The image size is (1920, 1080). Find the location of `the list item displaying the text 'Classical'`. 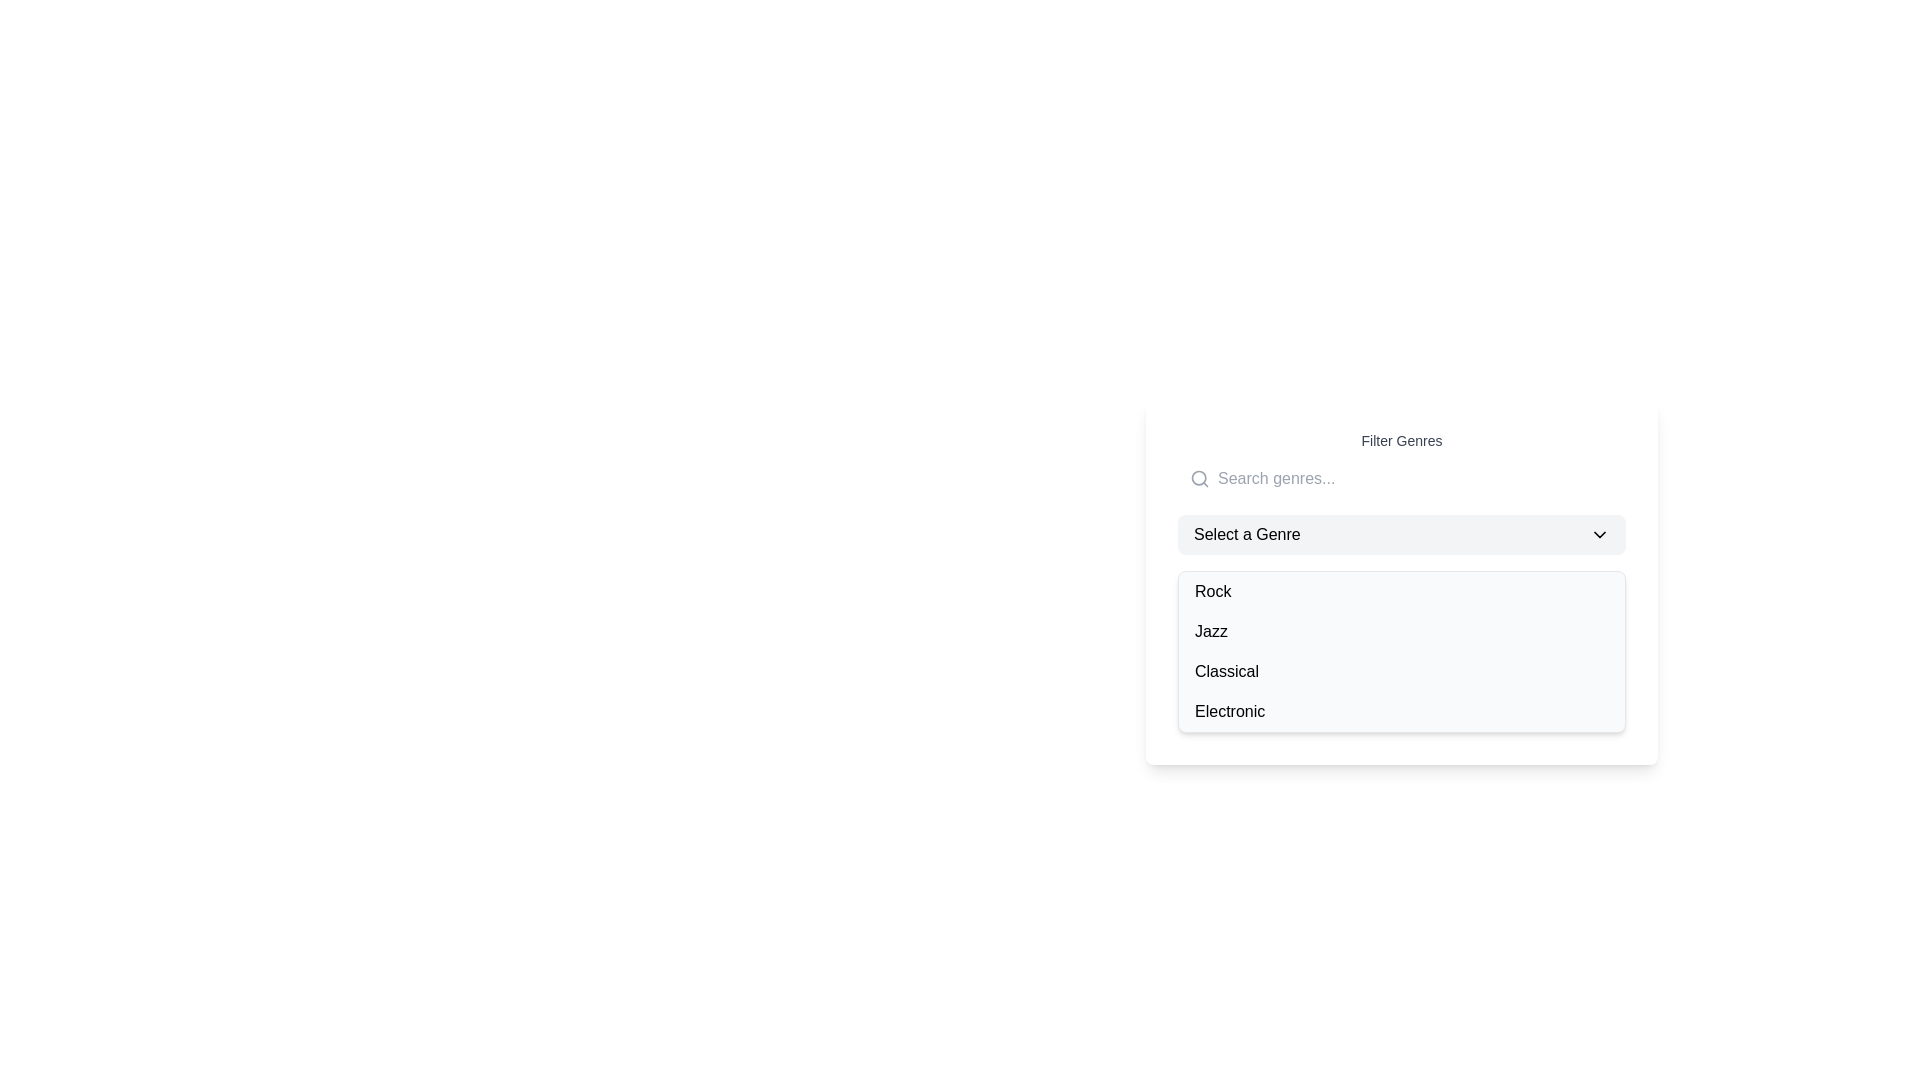

the list item displaying the text 'Classical' is located at coordinates (1226, 671).